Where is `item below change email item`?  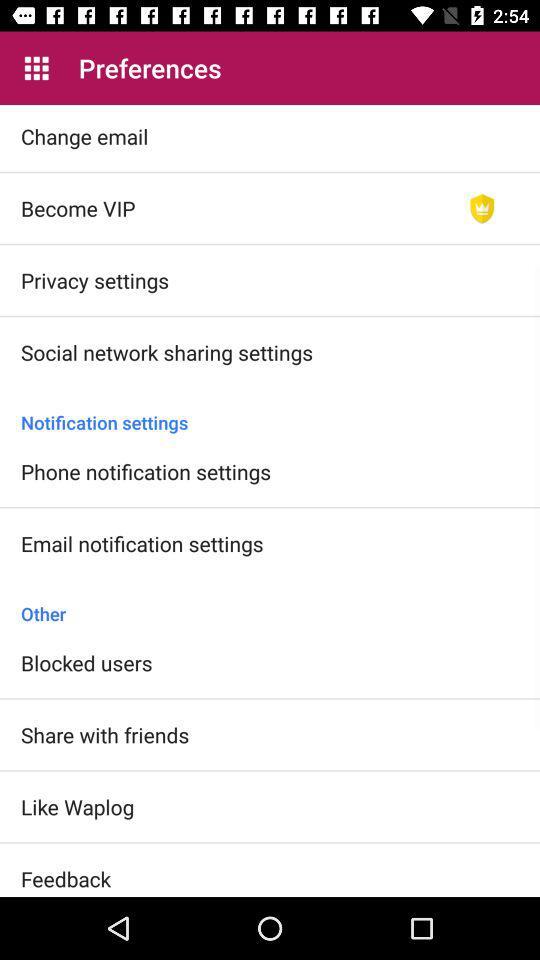 item below change email item is located at coordinates (77, 208).